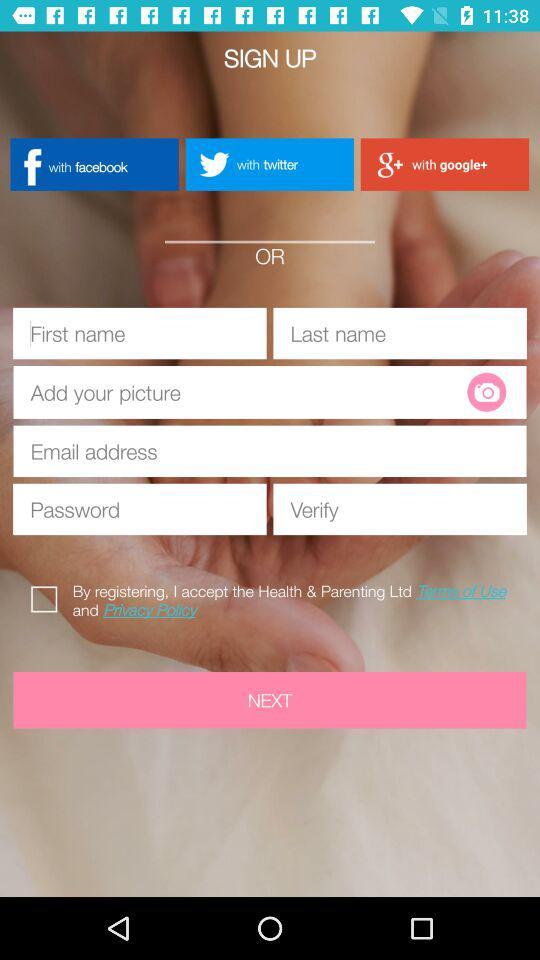 The height and width of the screenshot is (960, 540). Describe the element at coordinates (270, 451) in the screenshot. I see `email address` at that location.